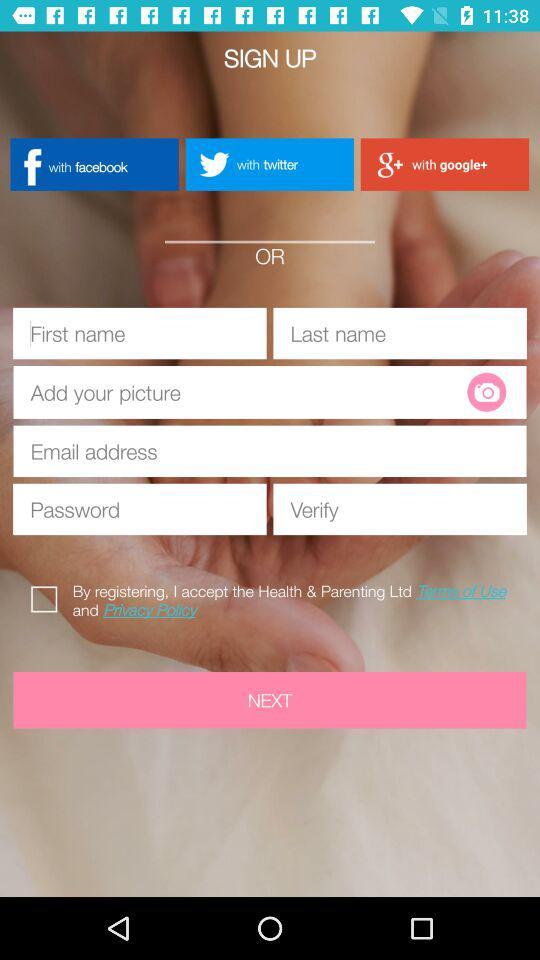 The height and width of the screenshot is (960, 540). Describe the element at coordinates (270, 451) in the screenshot. I see `email address` at that location.